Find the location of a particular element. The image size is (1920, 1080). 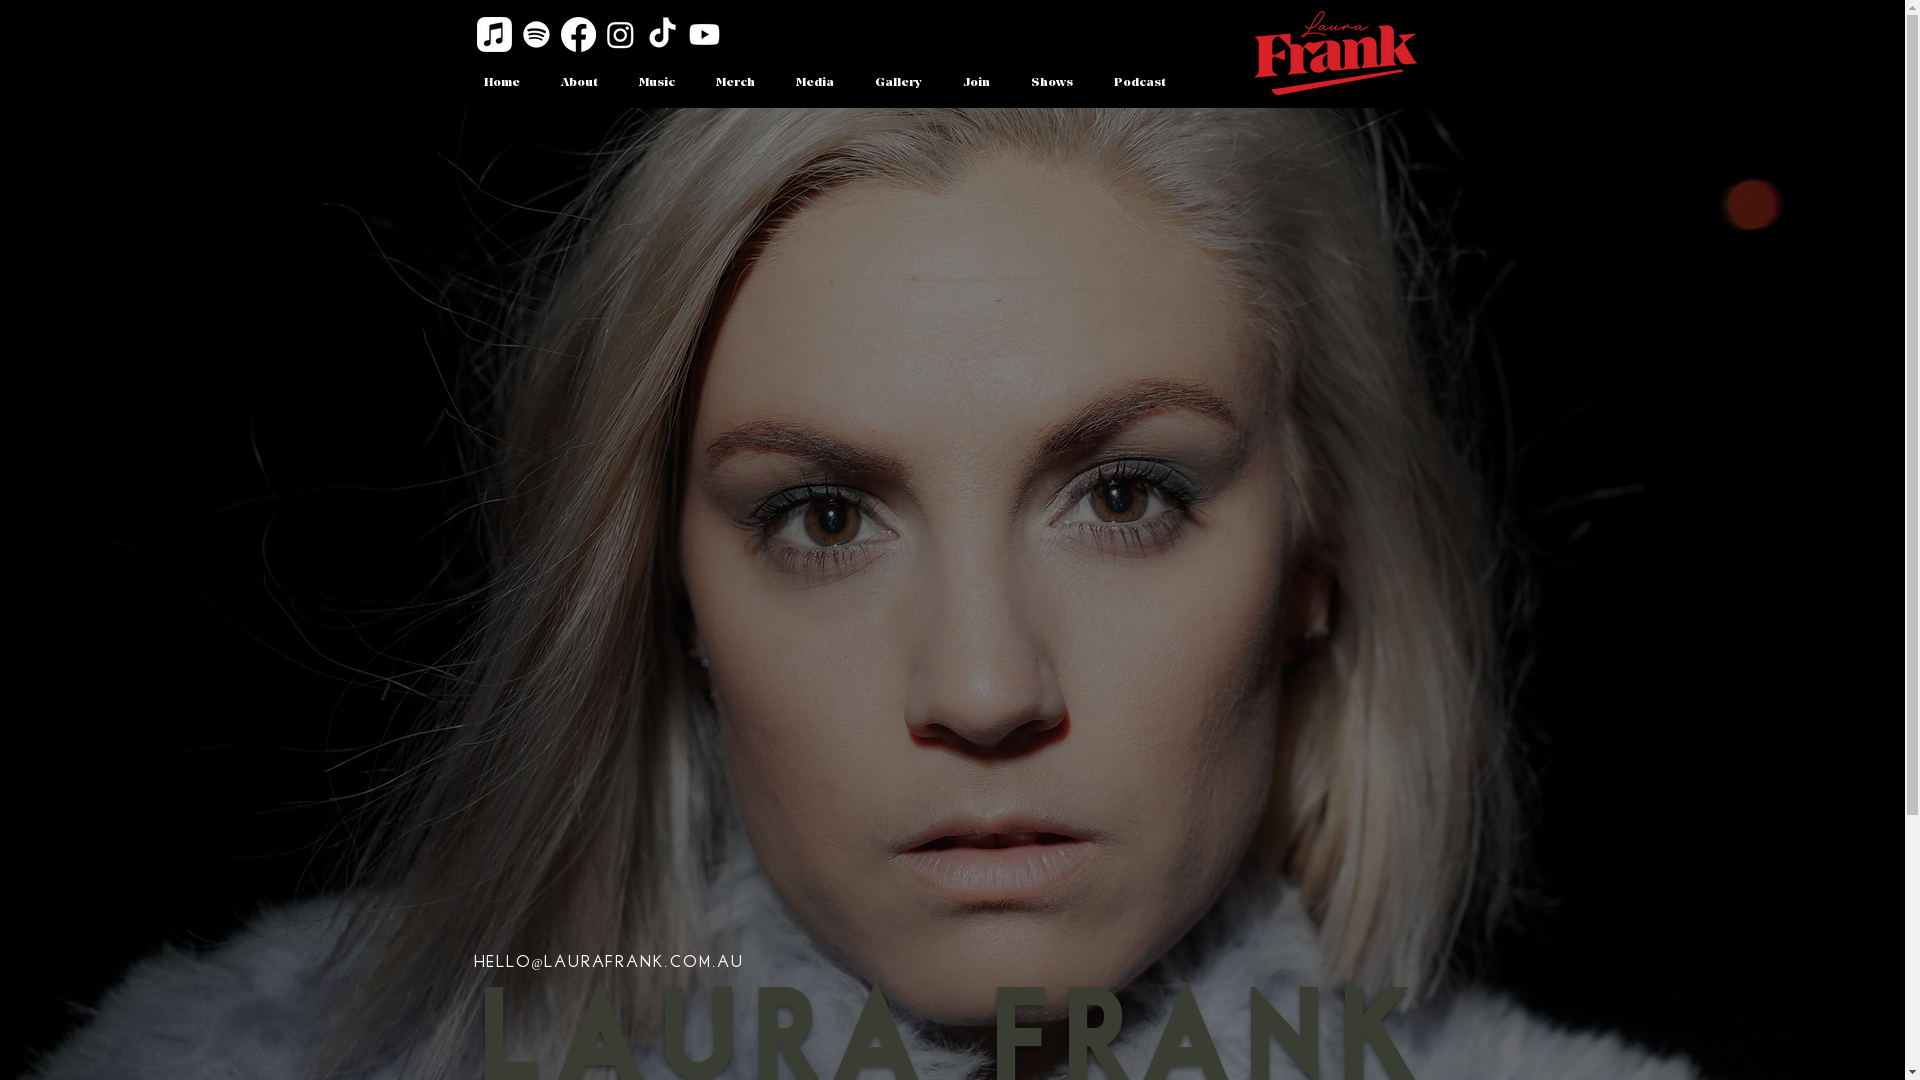

'Music' is located at coordinates (617, 82).